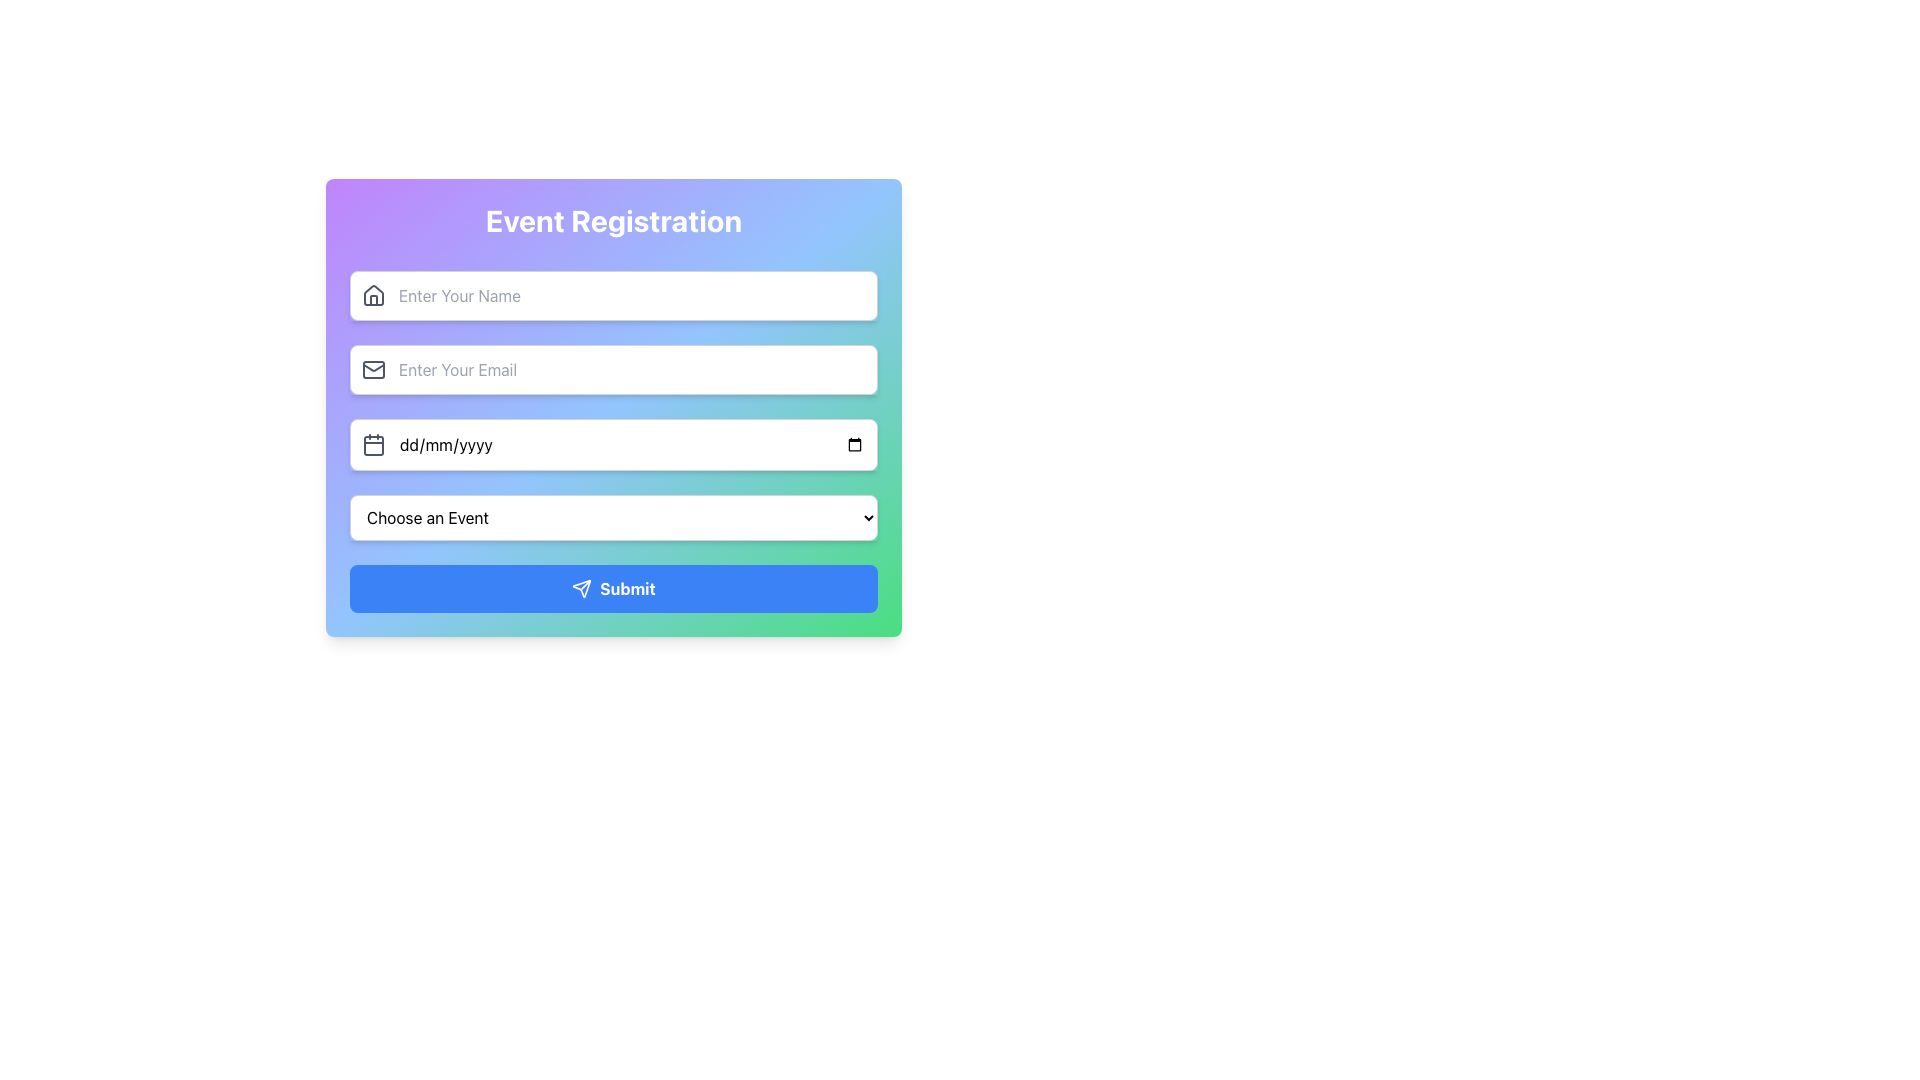  Describe the element at coordinates (374, 366) in the screenshot. I see `envelope icon decoration SVG element located within the form, adjacent to the email input field, using developer tools` at that location.